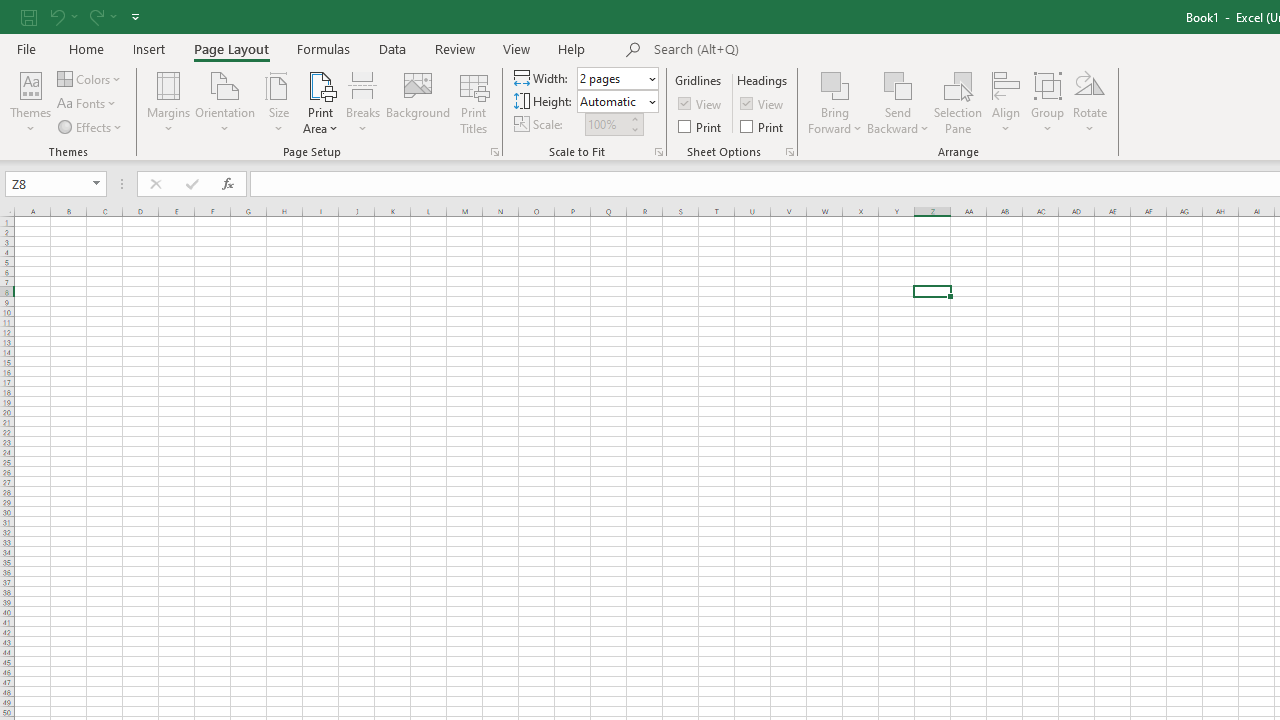 Image resolution: width=1280 pixels, height=720 pixels. Describe the element at coordinates (278, 103) in the screenshot. I see `'Size'` at that location.